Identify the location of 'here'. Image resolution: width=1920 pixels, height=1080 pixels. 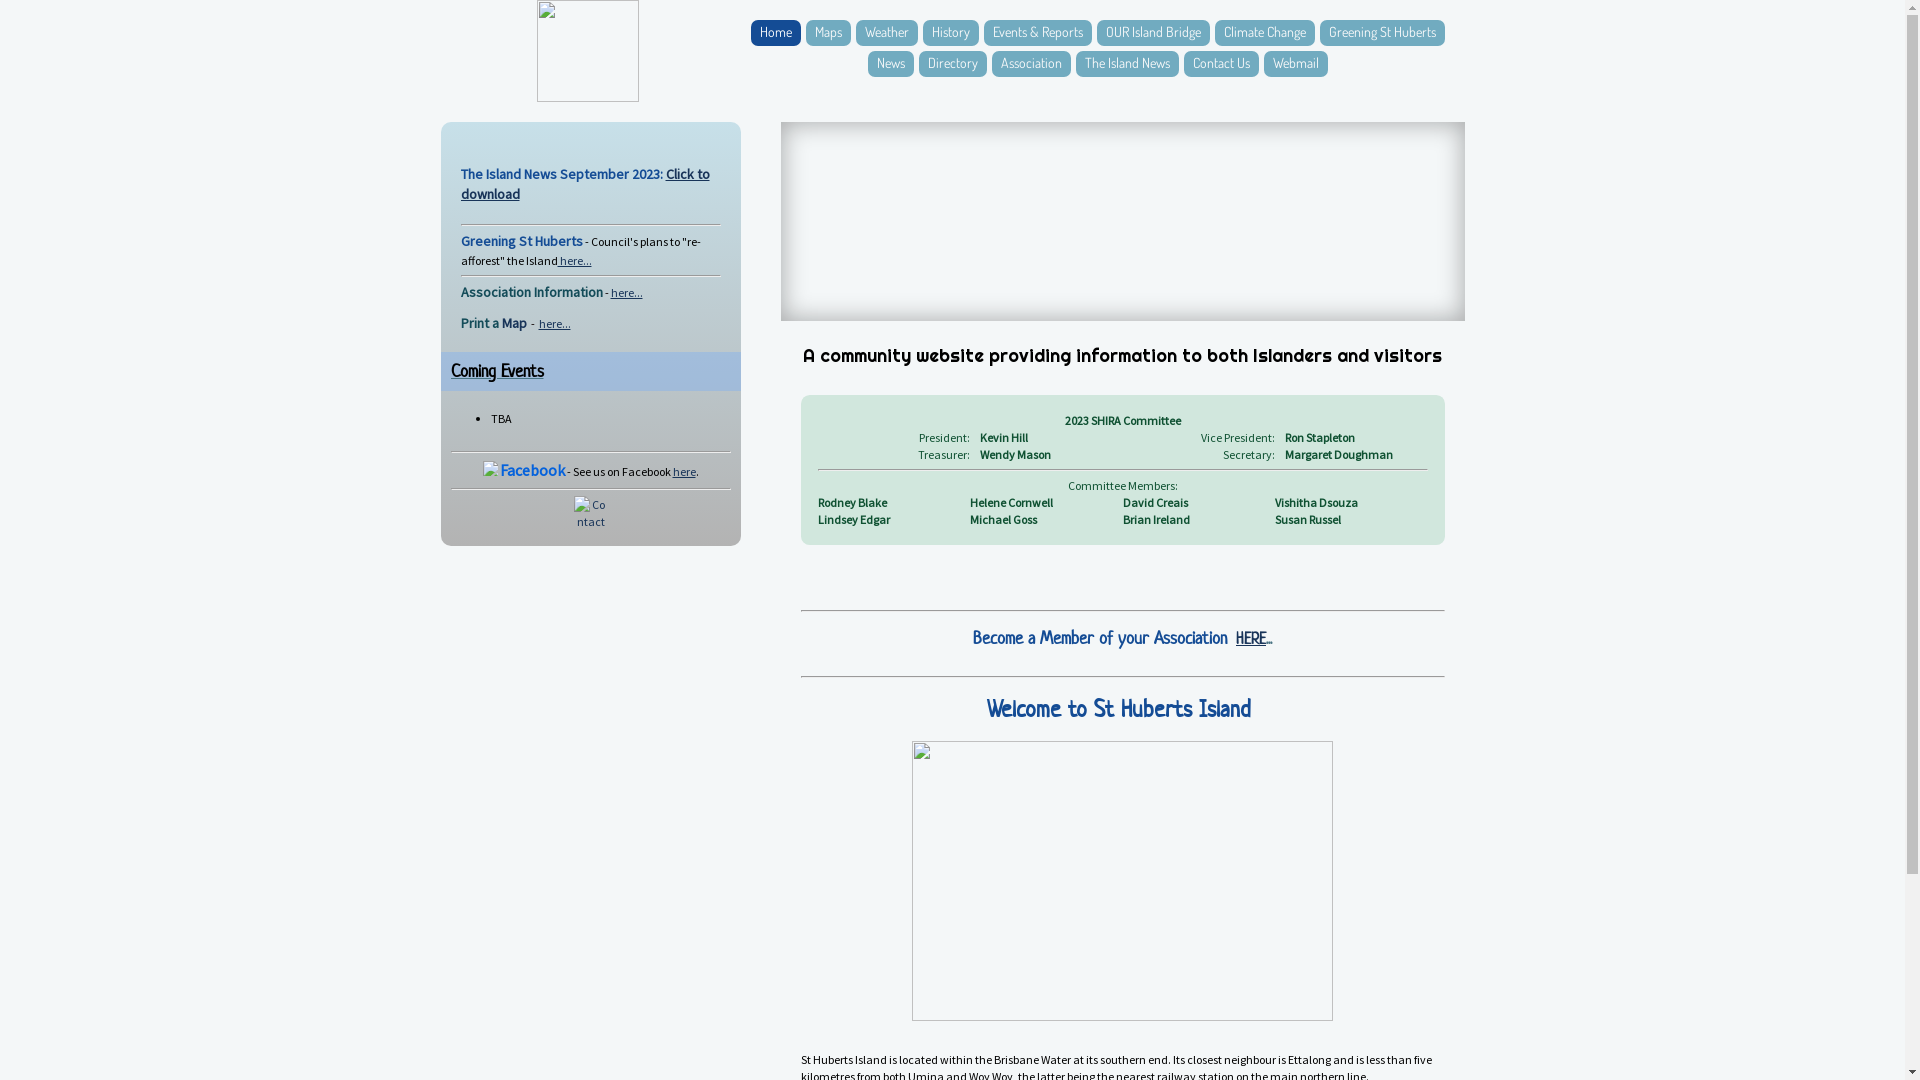
(683, 471).